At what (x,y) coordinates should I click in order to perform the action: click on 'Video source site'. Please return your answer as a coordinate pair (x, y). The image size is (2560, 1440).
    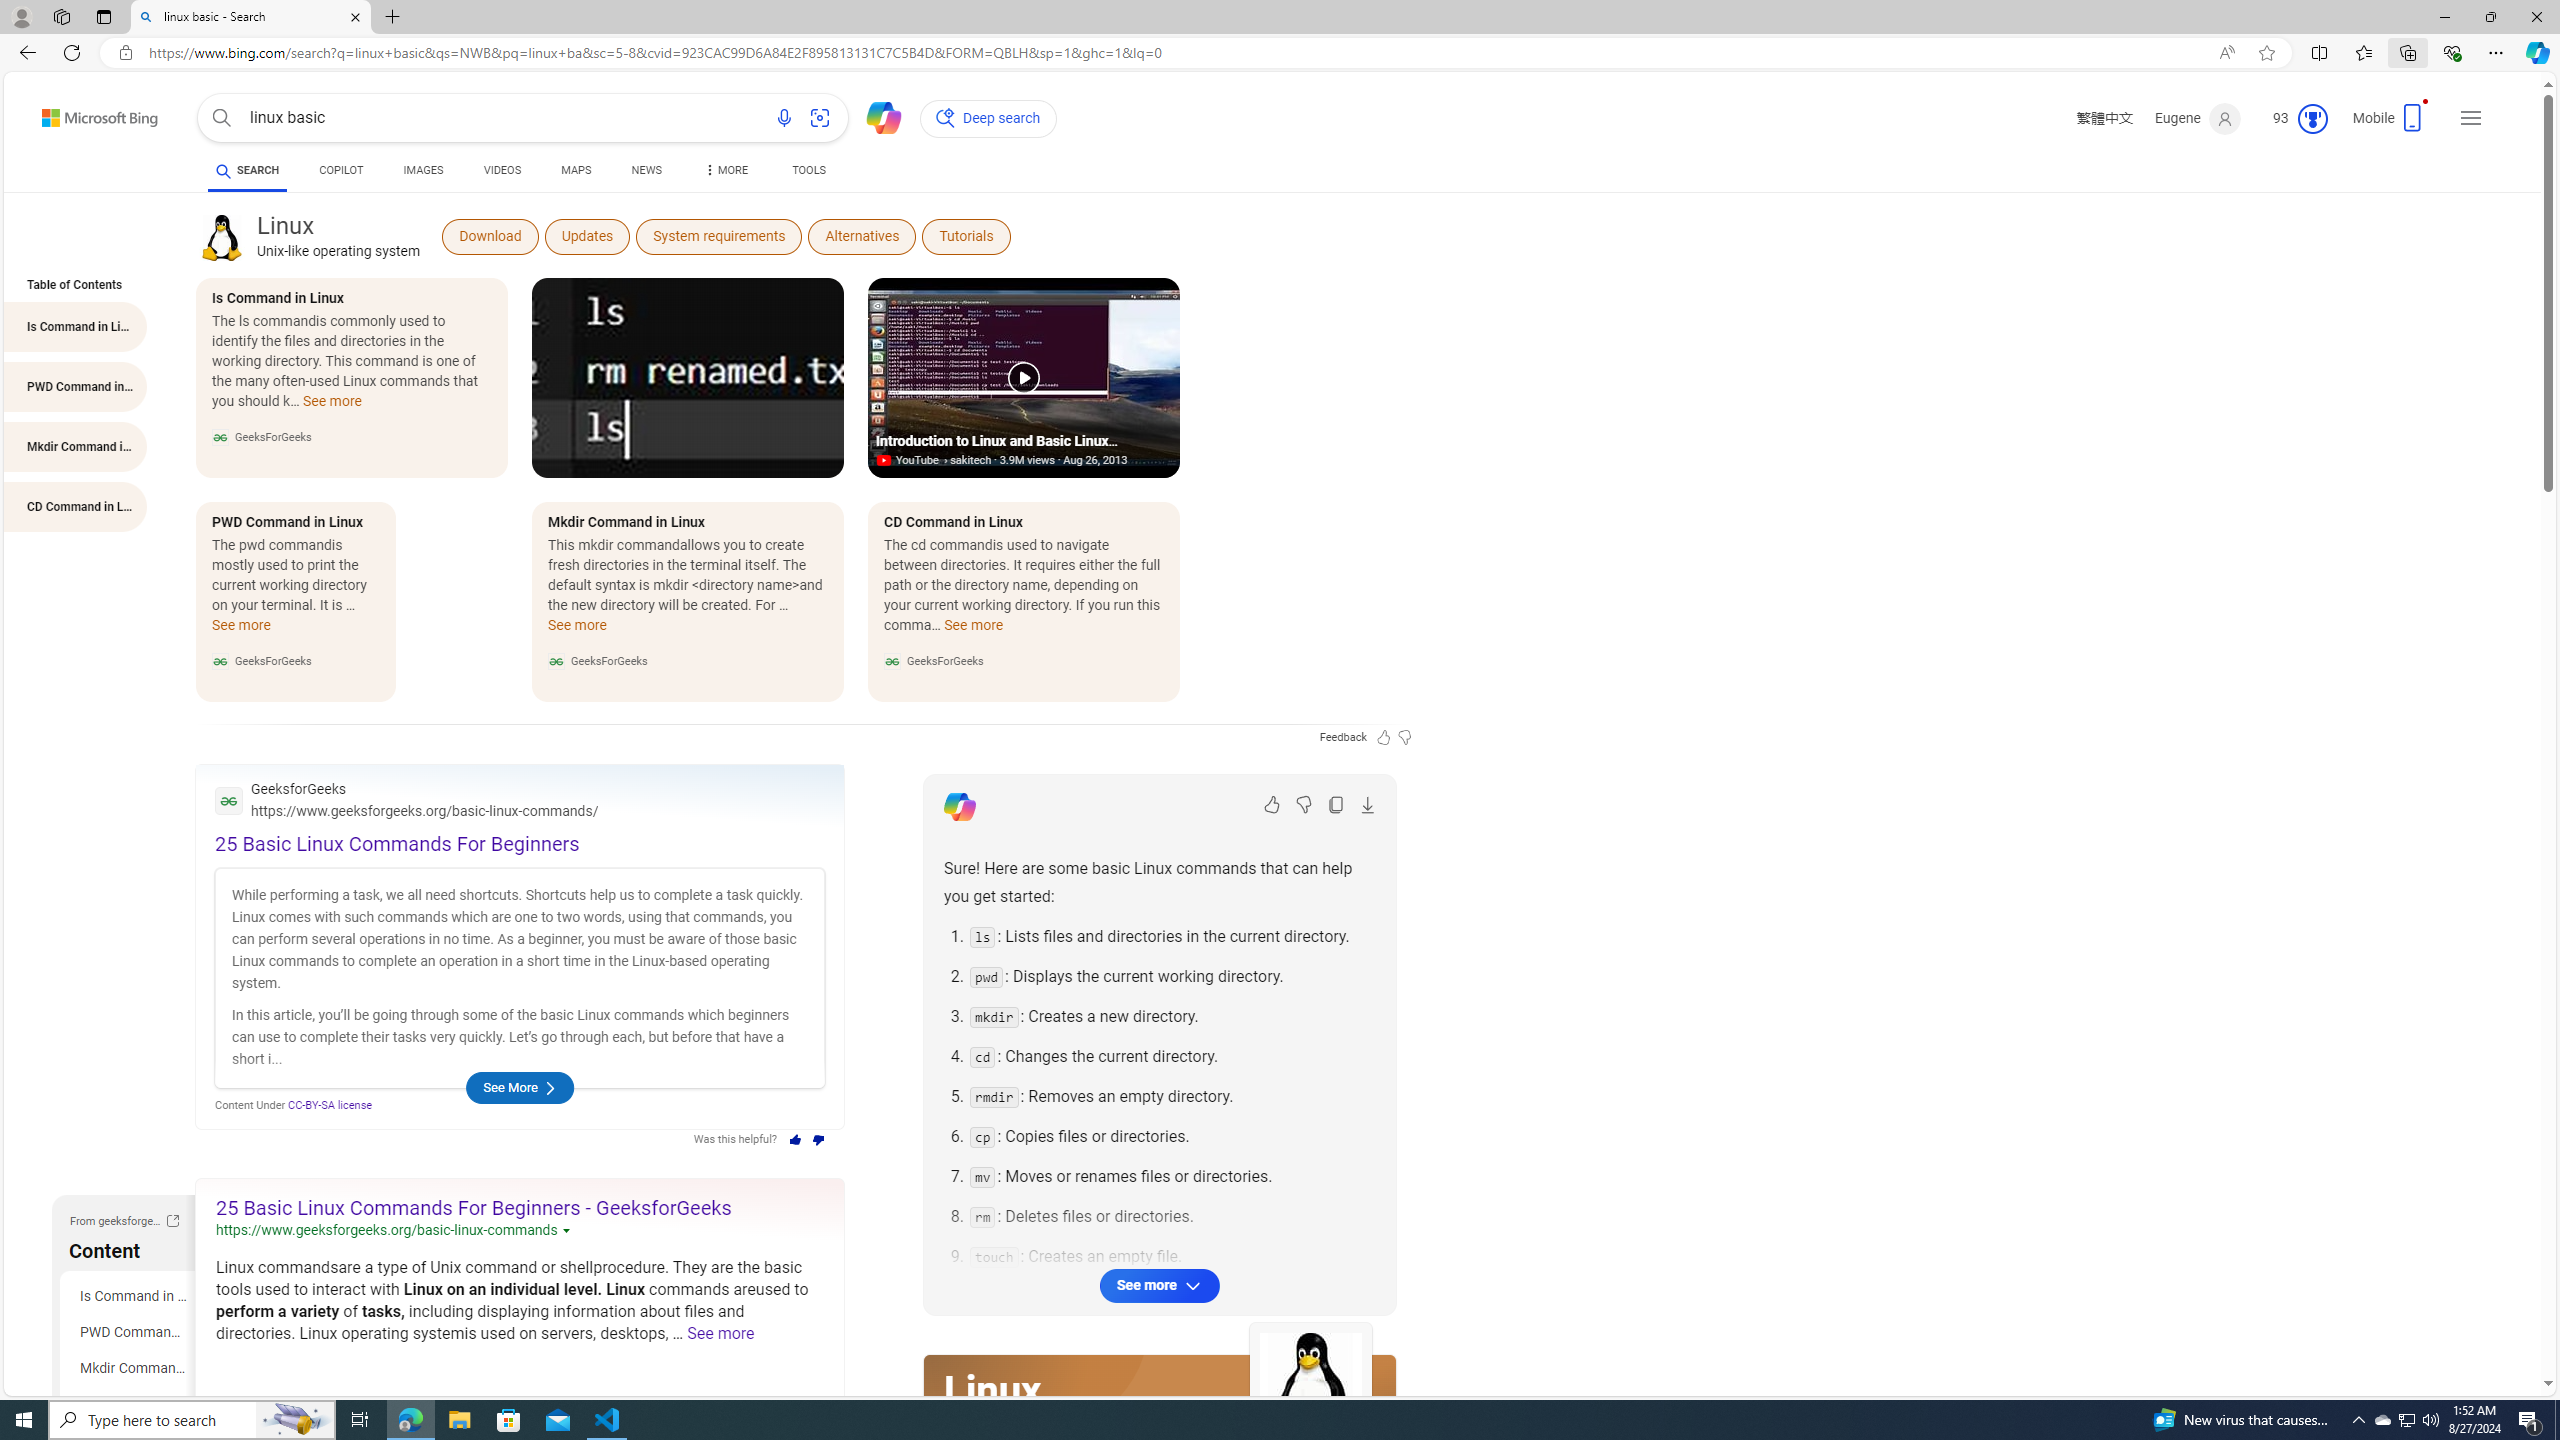
    Looking at the image, I should click on (884, 460).